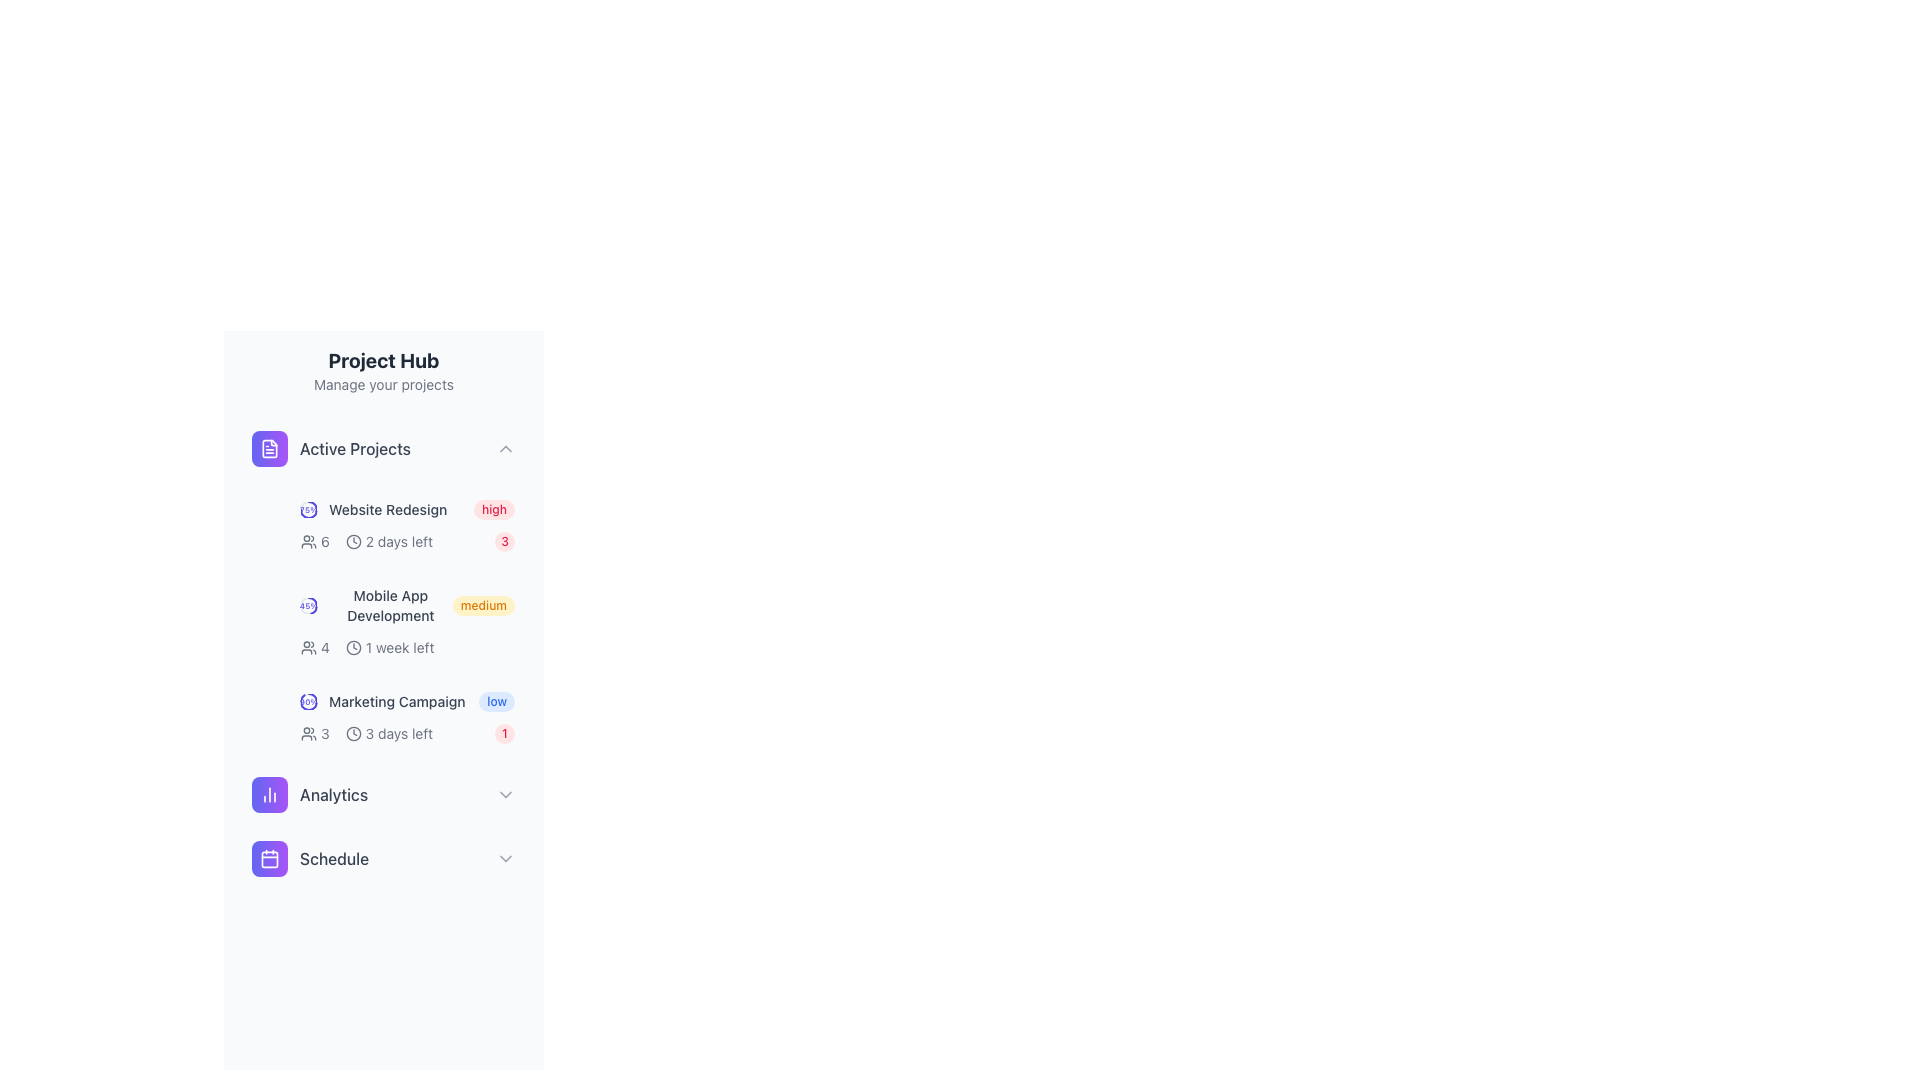  Describe the element at coordinates (314, 648) in the screenshot. I see `the numeric text '4' styled in gray, which is positioned adjacent to the user icon in the 'Mobile App Development' subsection of 'Active Projects'` at that location.